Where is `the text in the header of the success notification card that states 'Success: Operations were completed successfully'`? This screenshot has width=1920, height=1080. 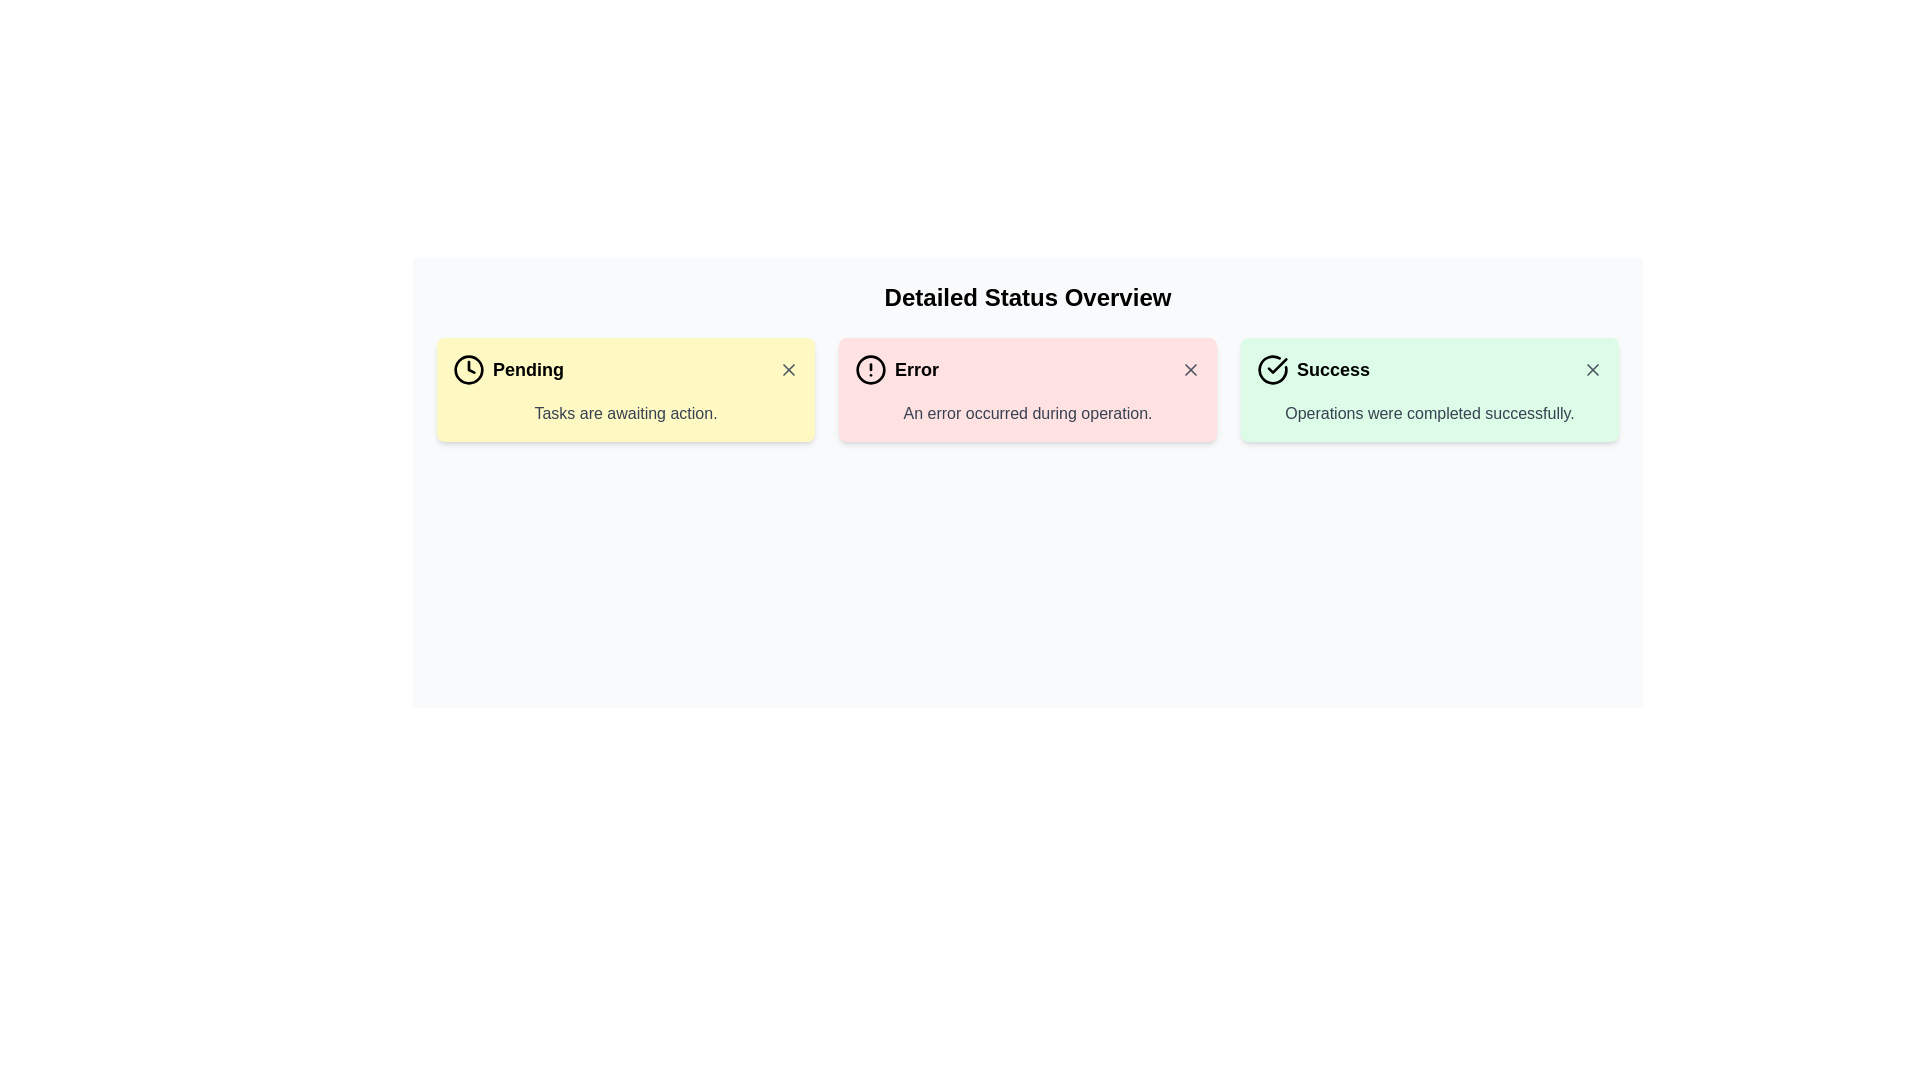 the text in the header of the success notification card that states 'Success: Operations were completed successfully' is located at coordinates (1429, 370).